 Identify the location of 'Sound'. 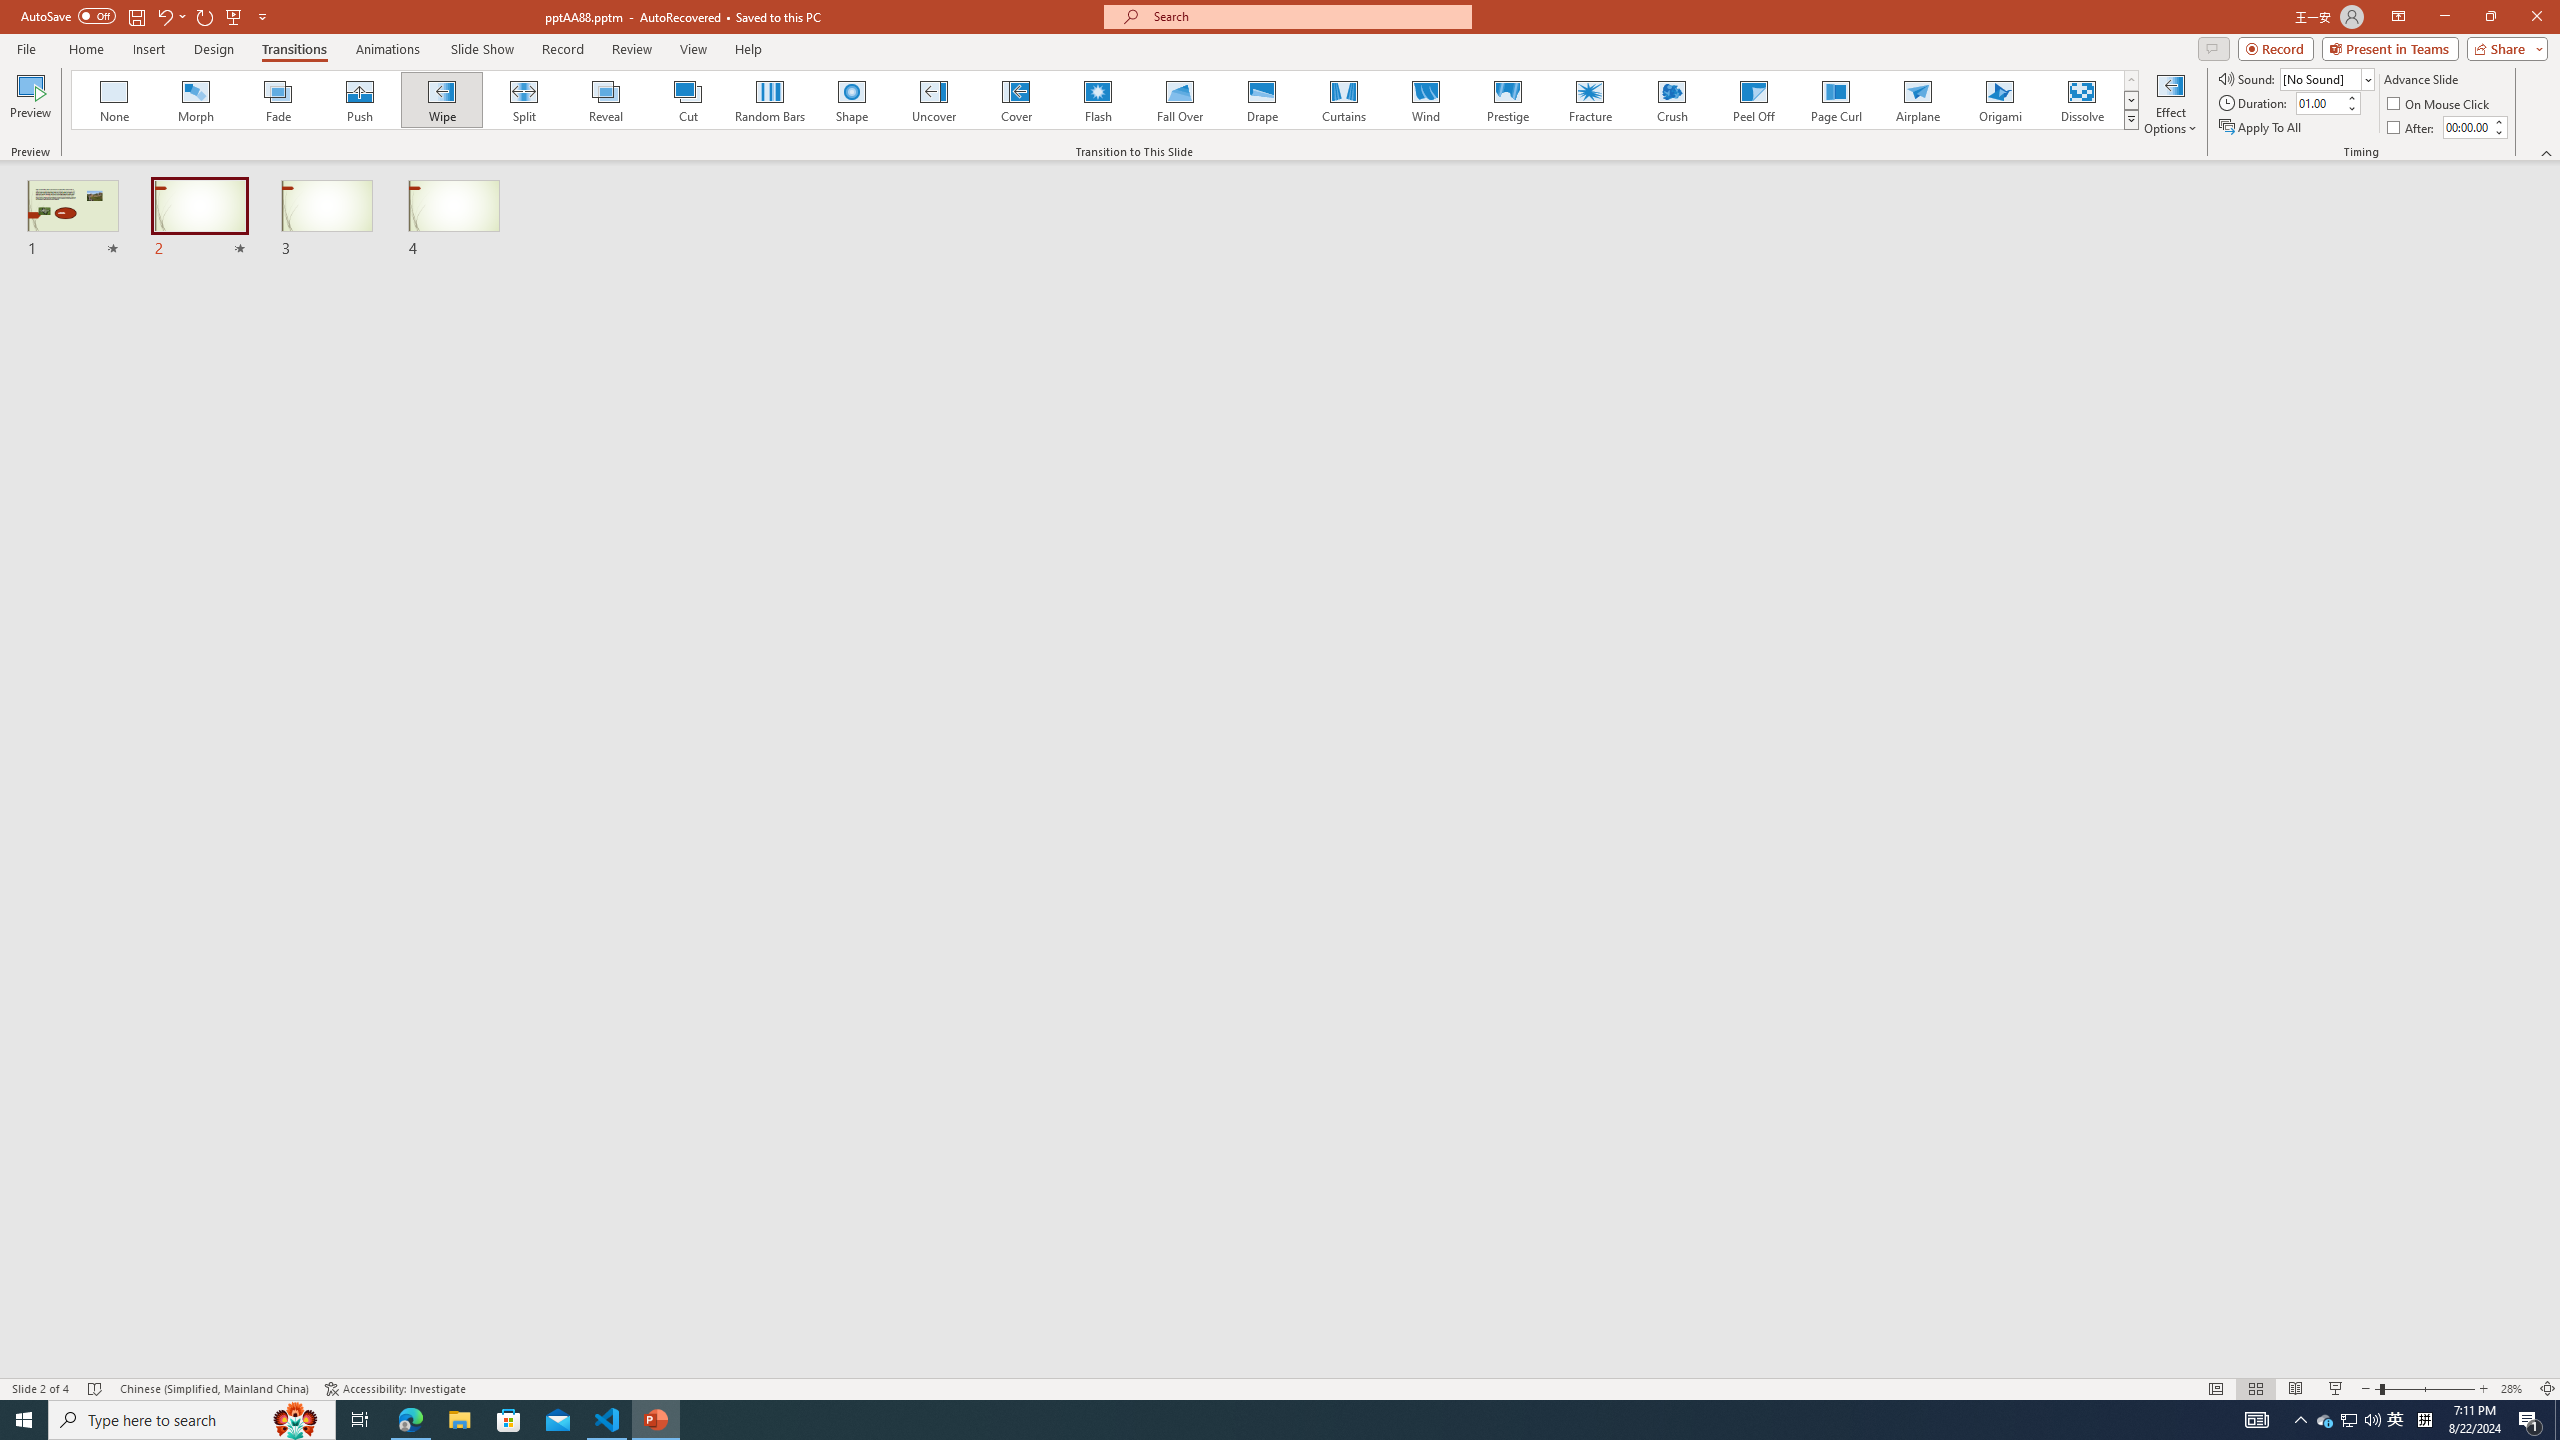
(2327, 78).